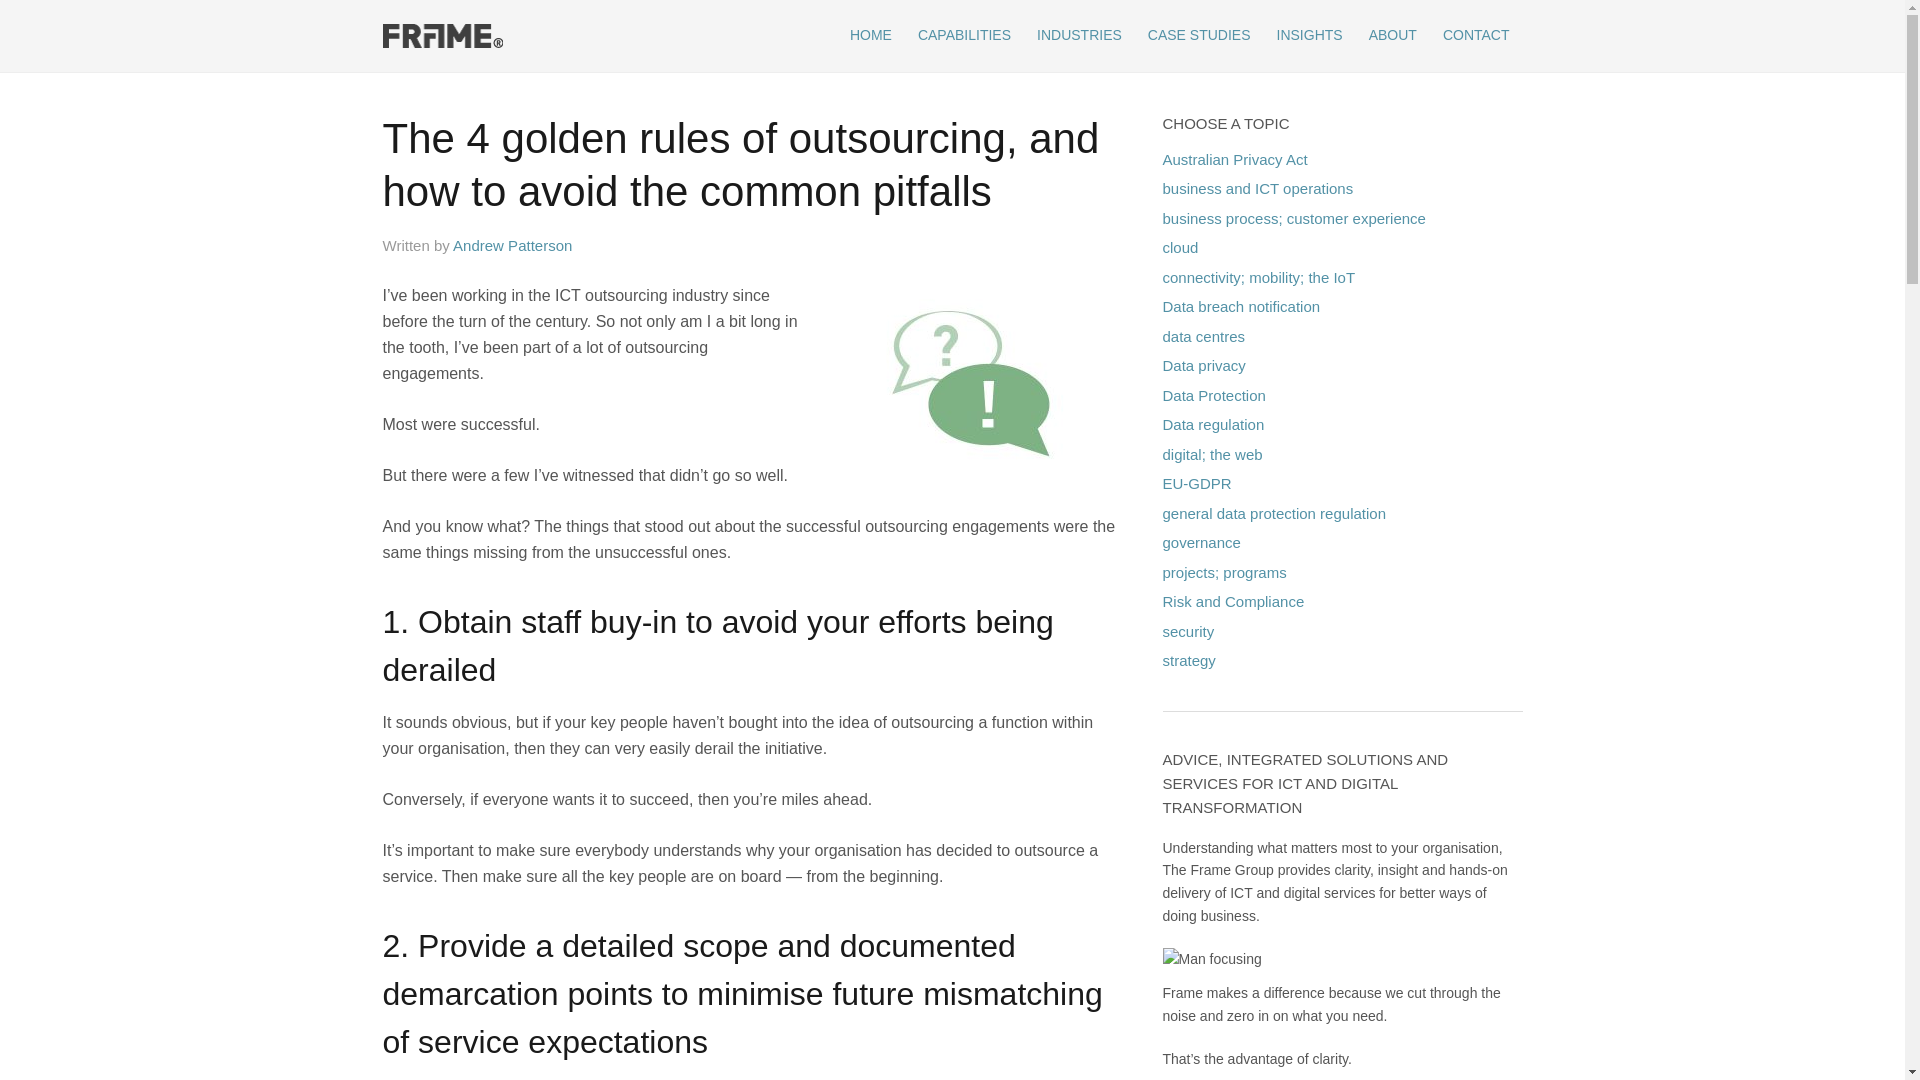 The height and width of the screenshot is (1080, 1920). I want to click on 'INSIGHTS', so click(1262, 34).